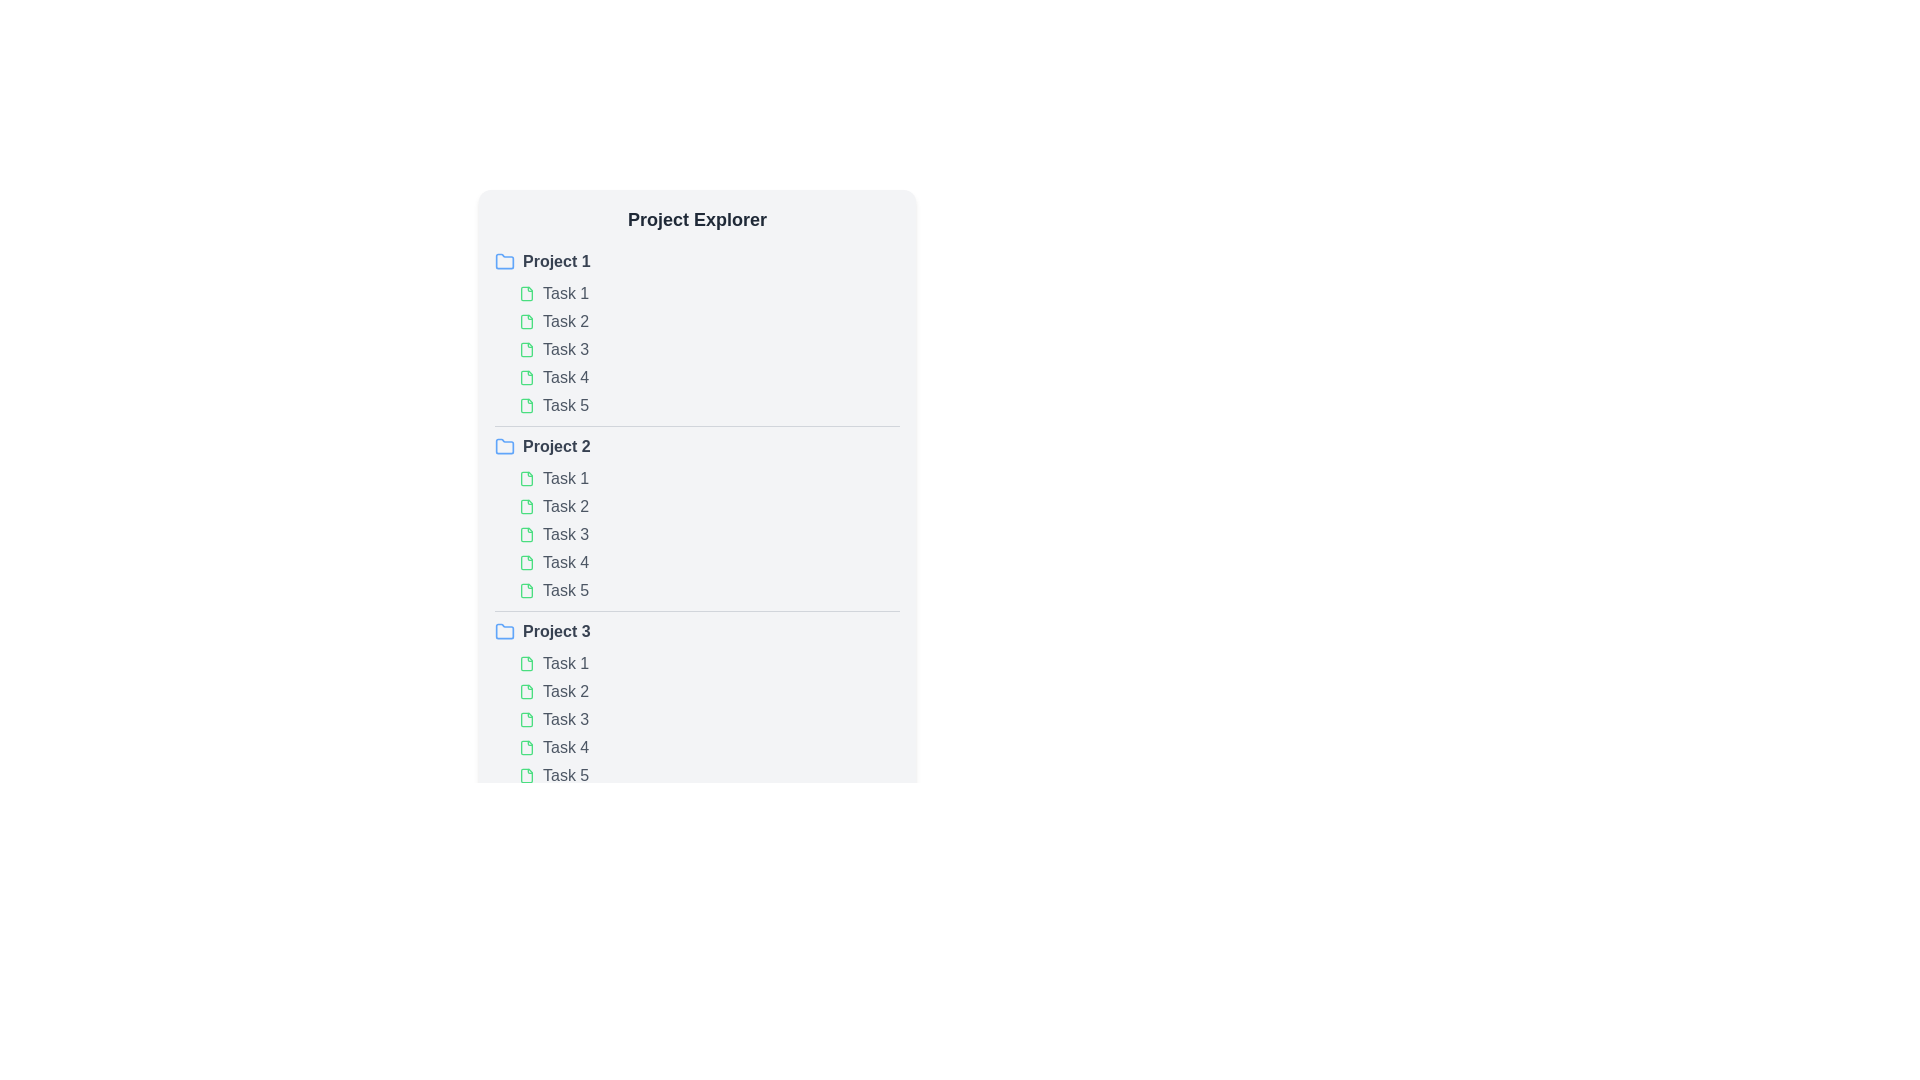 This screenshot has width=1920, height=1080. Describe the element at coordinates (527, 534) in the screenshot. I see `the document icon representing 'Task 3' in the Project Explorer` at that location.